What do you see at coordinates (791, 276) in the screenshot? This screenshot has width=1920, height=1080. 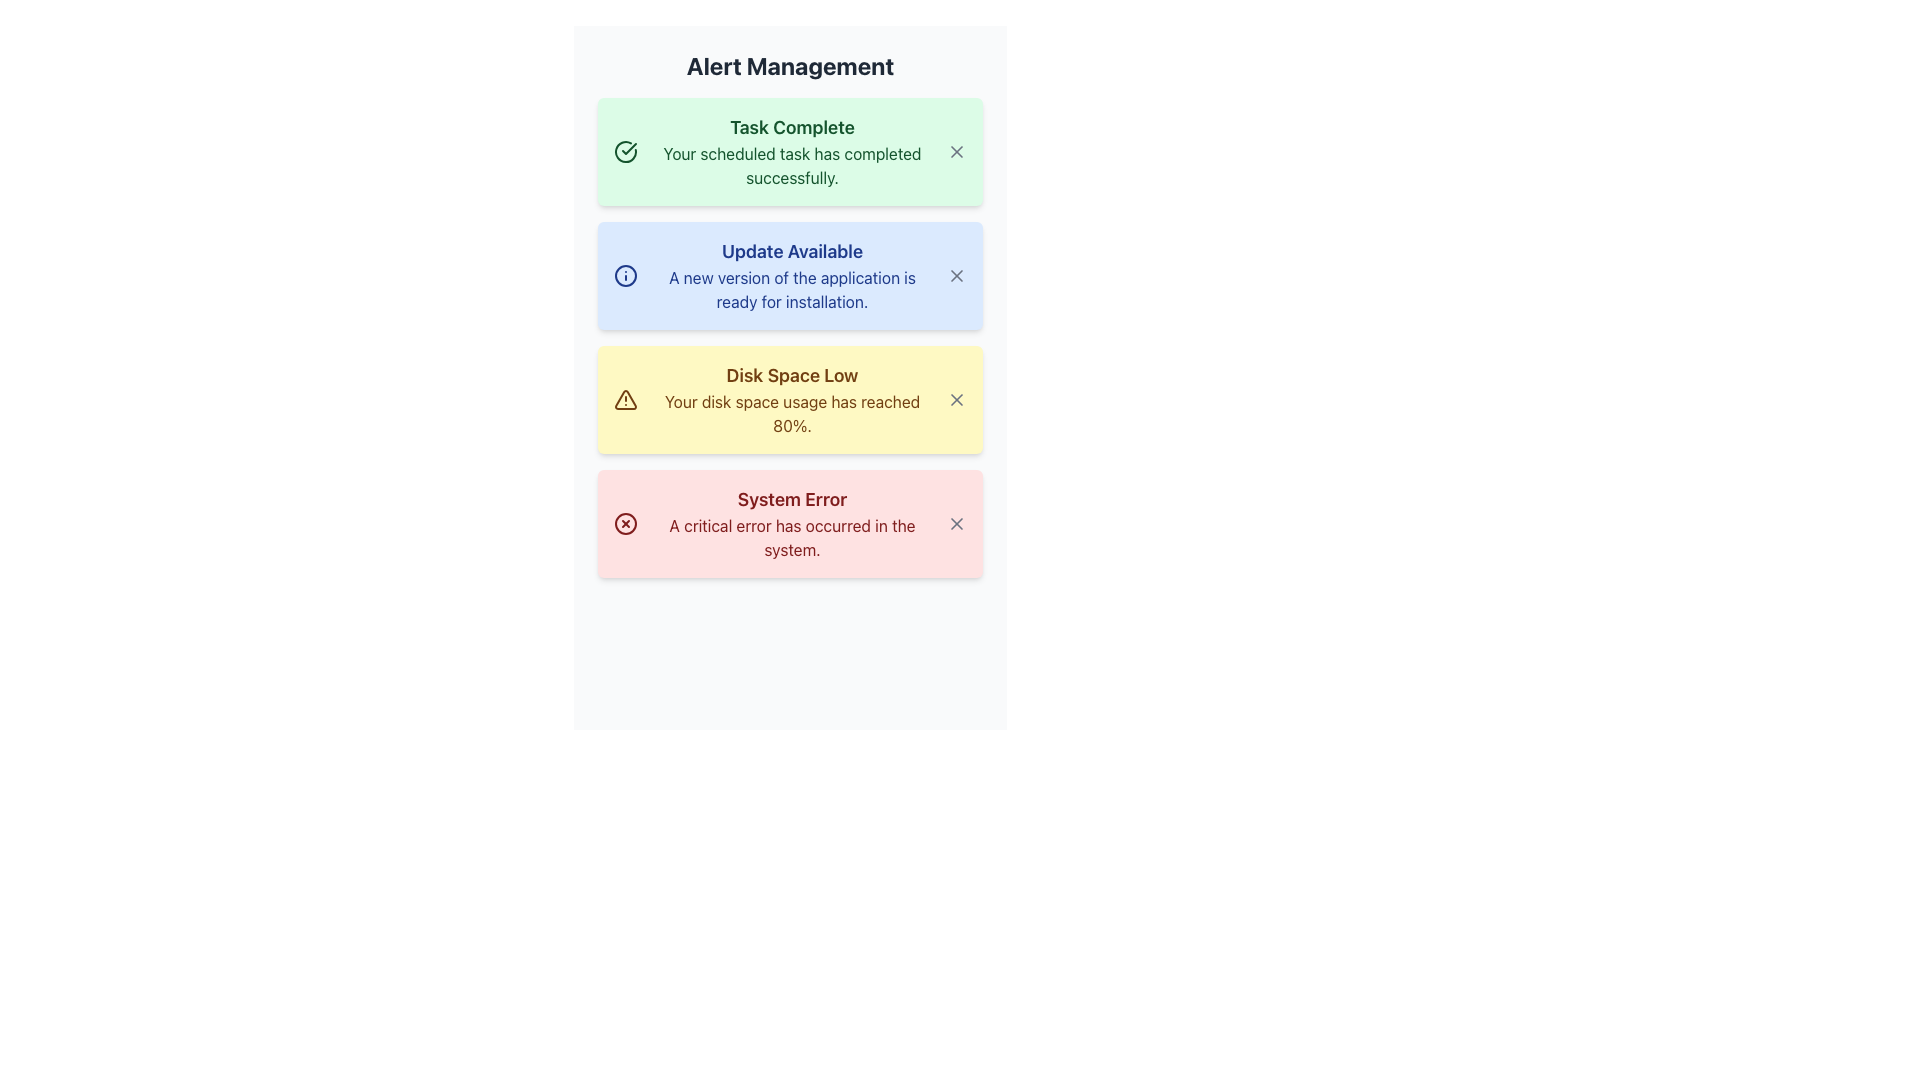 I see `message displayed in the text block titled 'Update Available', which contains the subtitle 'A new version of the application is ready for installation.'` at bounding box center [791, 276].